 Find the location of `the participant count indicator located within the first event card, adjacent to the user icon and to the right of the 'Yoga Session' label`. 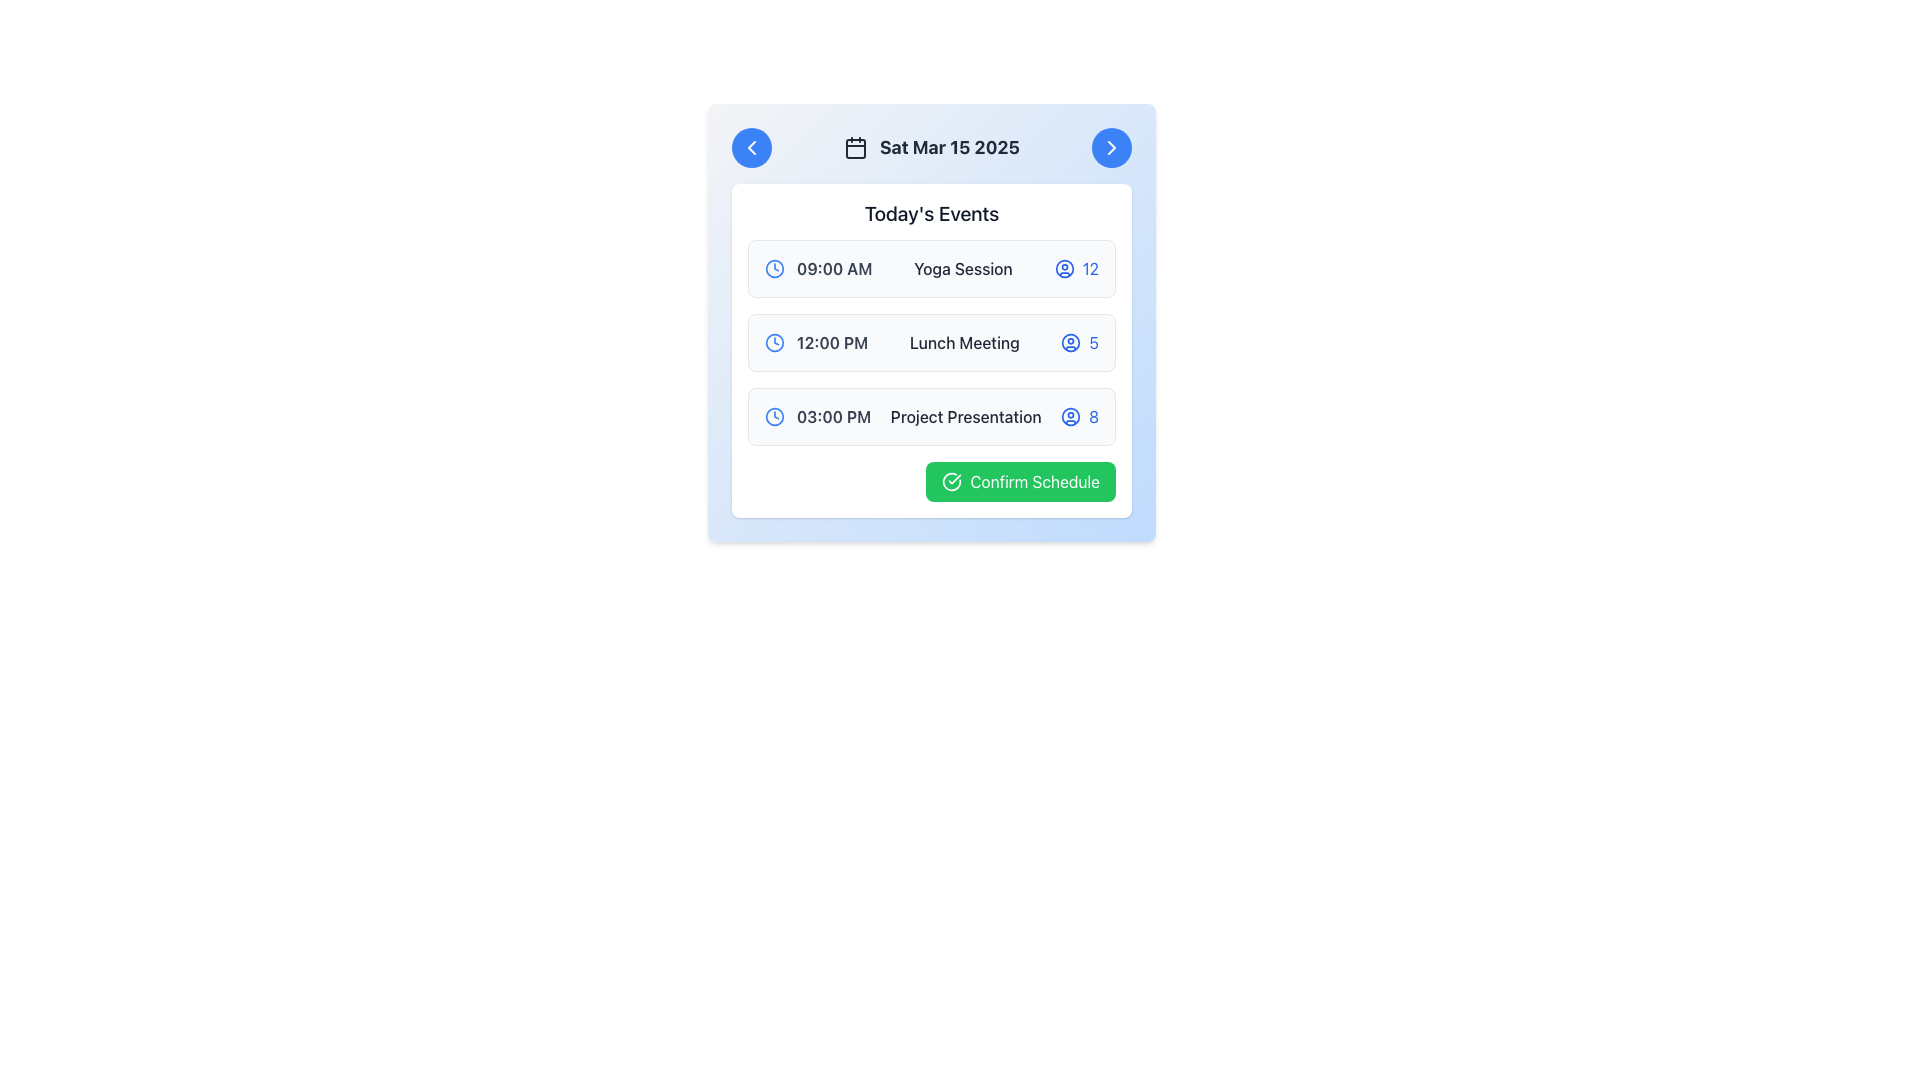

the participant count indicator located within the first event card, adjacent to the user icon and to the right of the 'Yoga Session' label is located at coordinates (1075, 268).